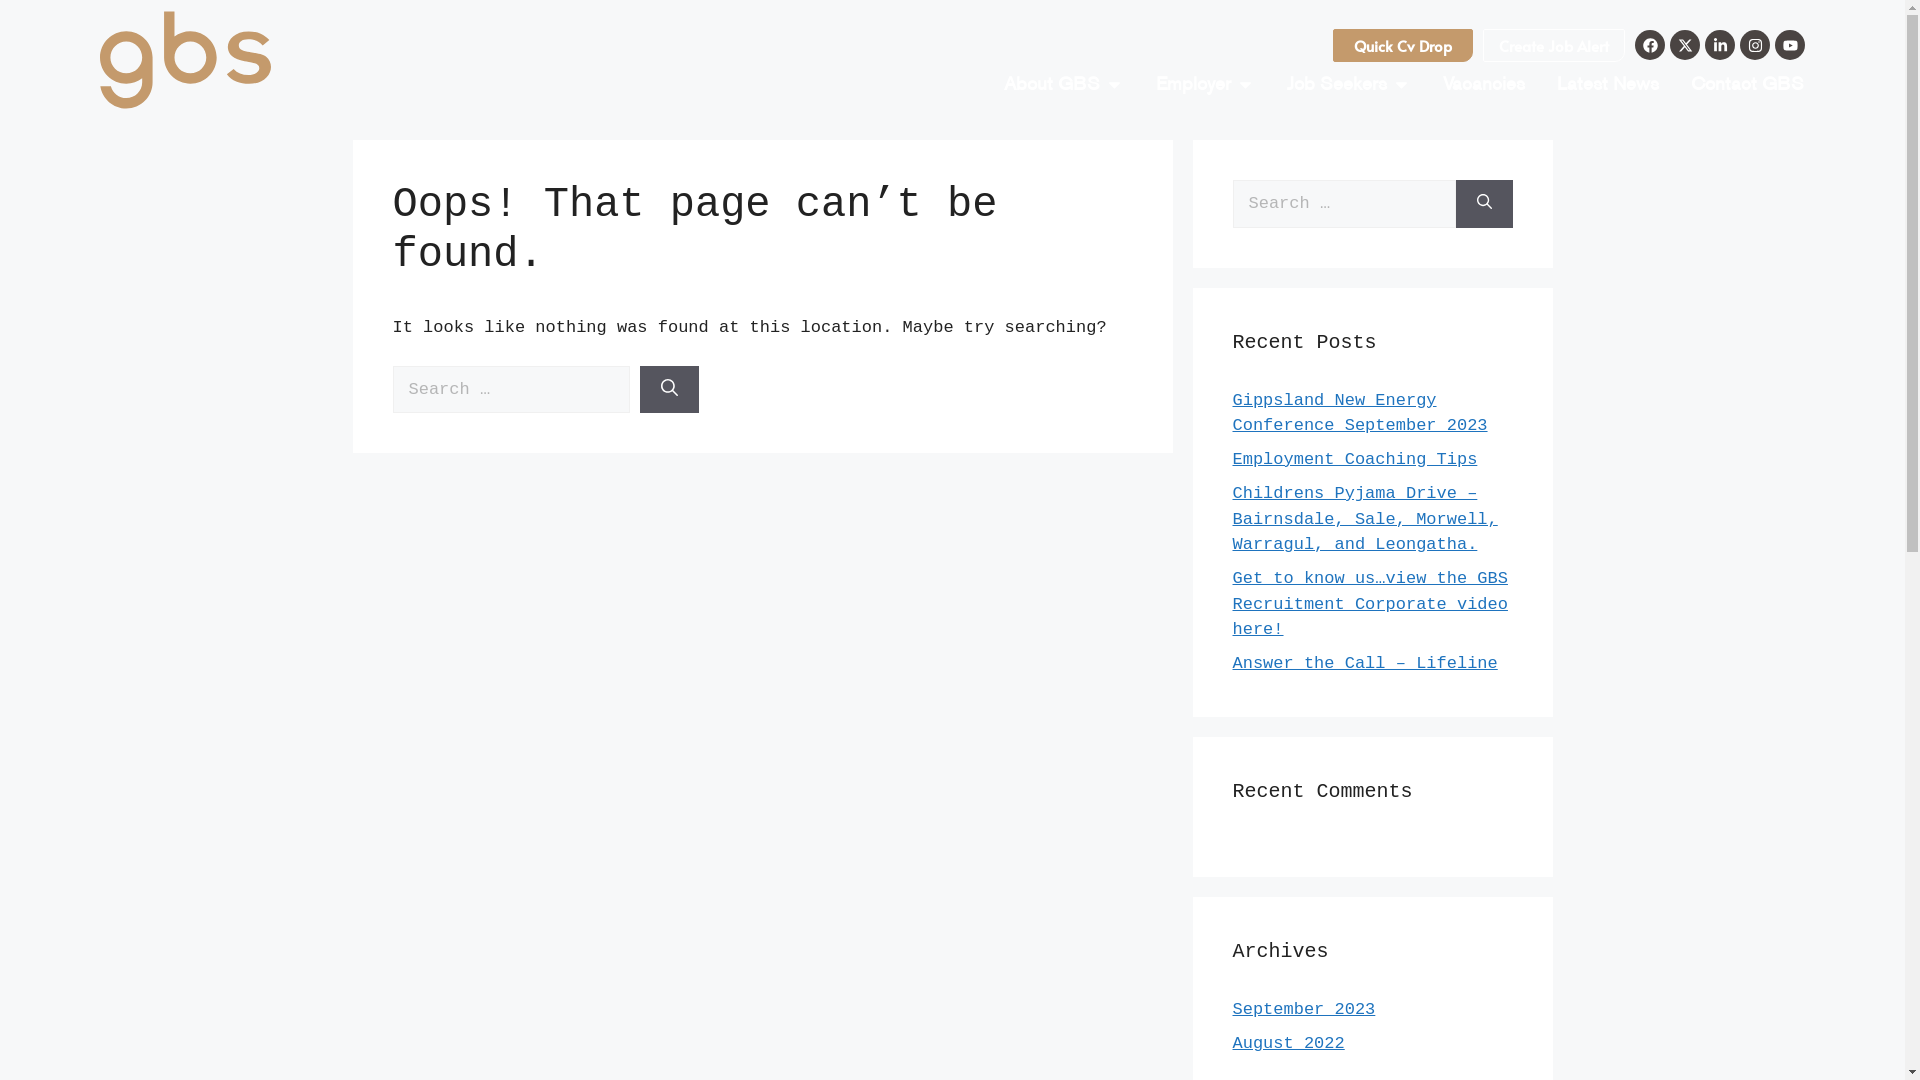  Describe the element at coordinates (1746, 83) in the screenshot. I see `'Contact GBS'` at that location.